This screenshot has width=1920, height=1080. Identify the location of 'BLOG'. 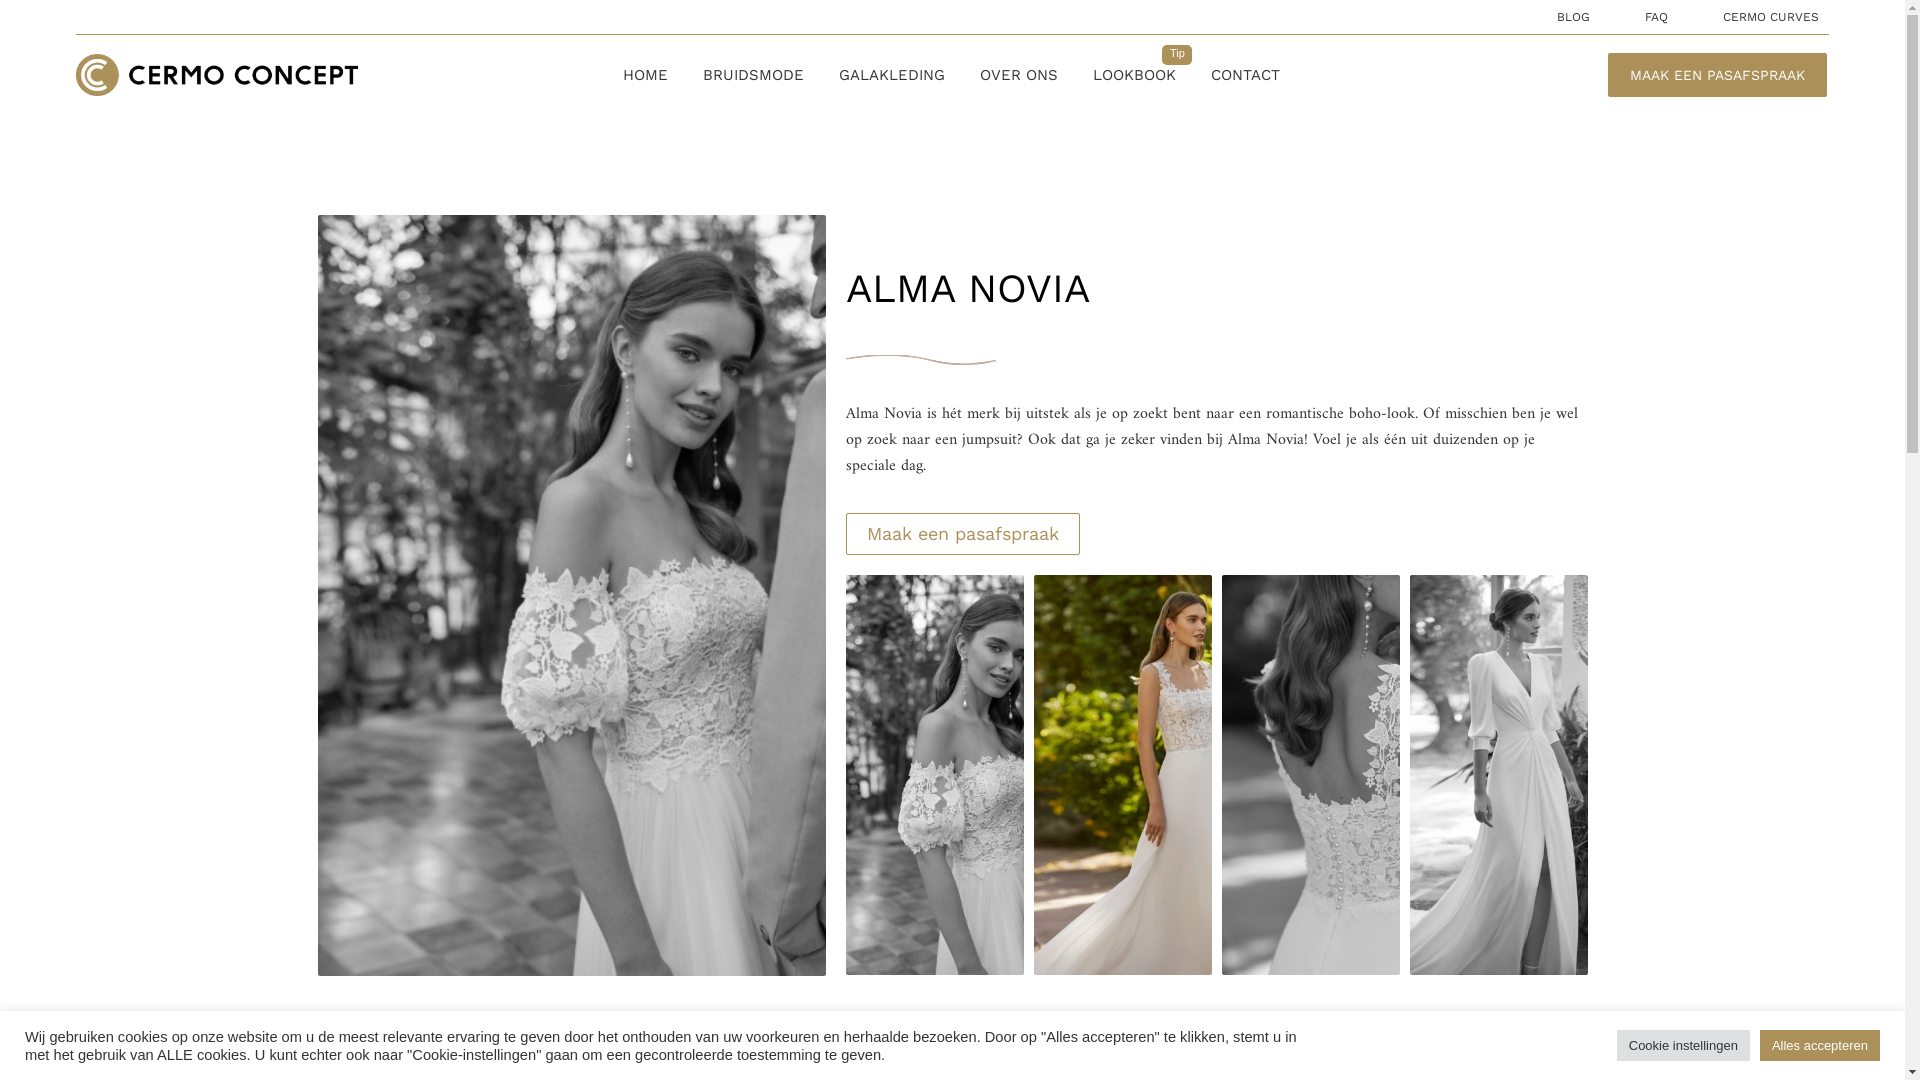
(1572, 16).